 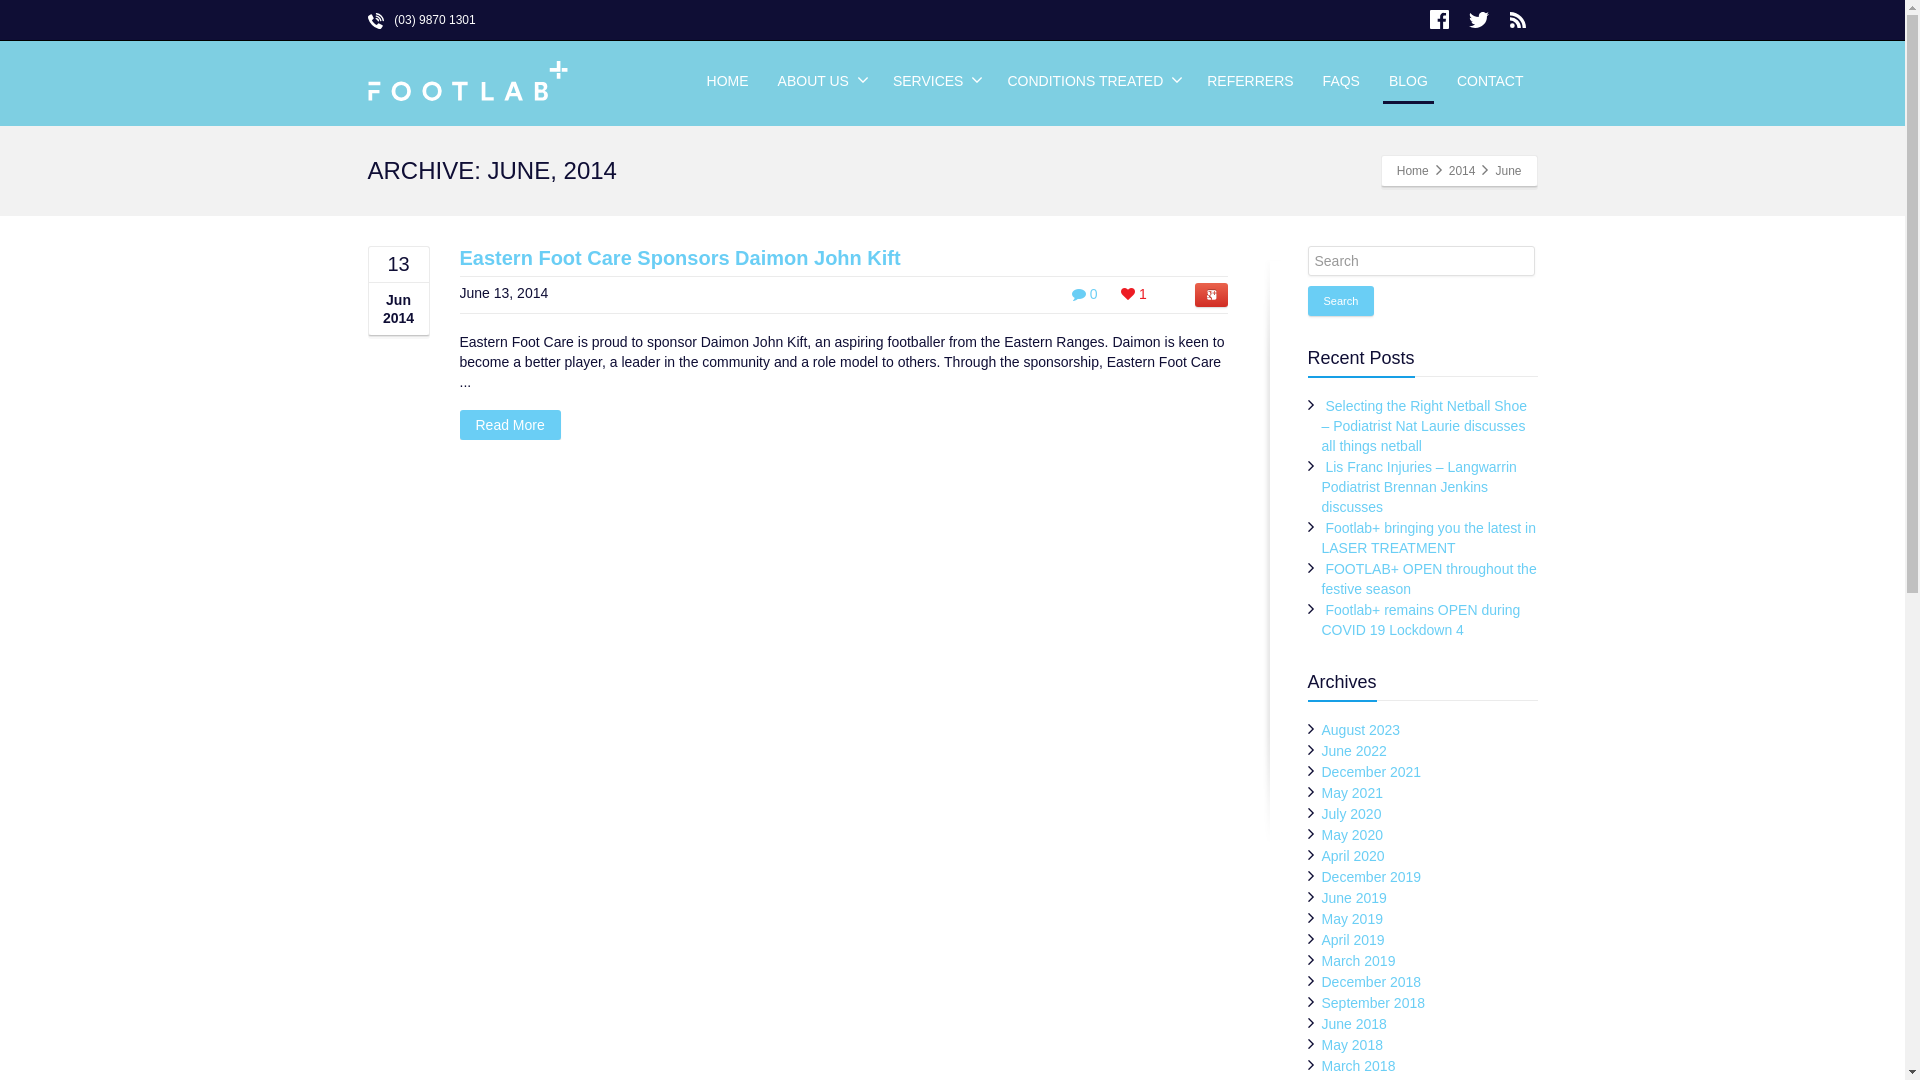 I want to click on 'Home', so click(x=1411, y=169).